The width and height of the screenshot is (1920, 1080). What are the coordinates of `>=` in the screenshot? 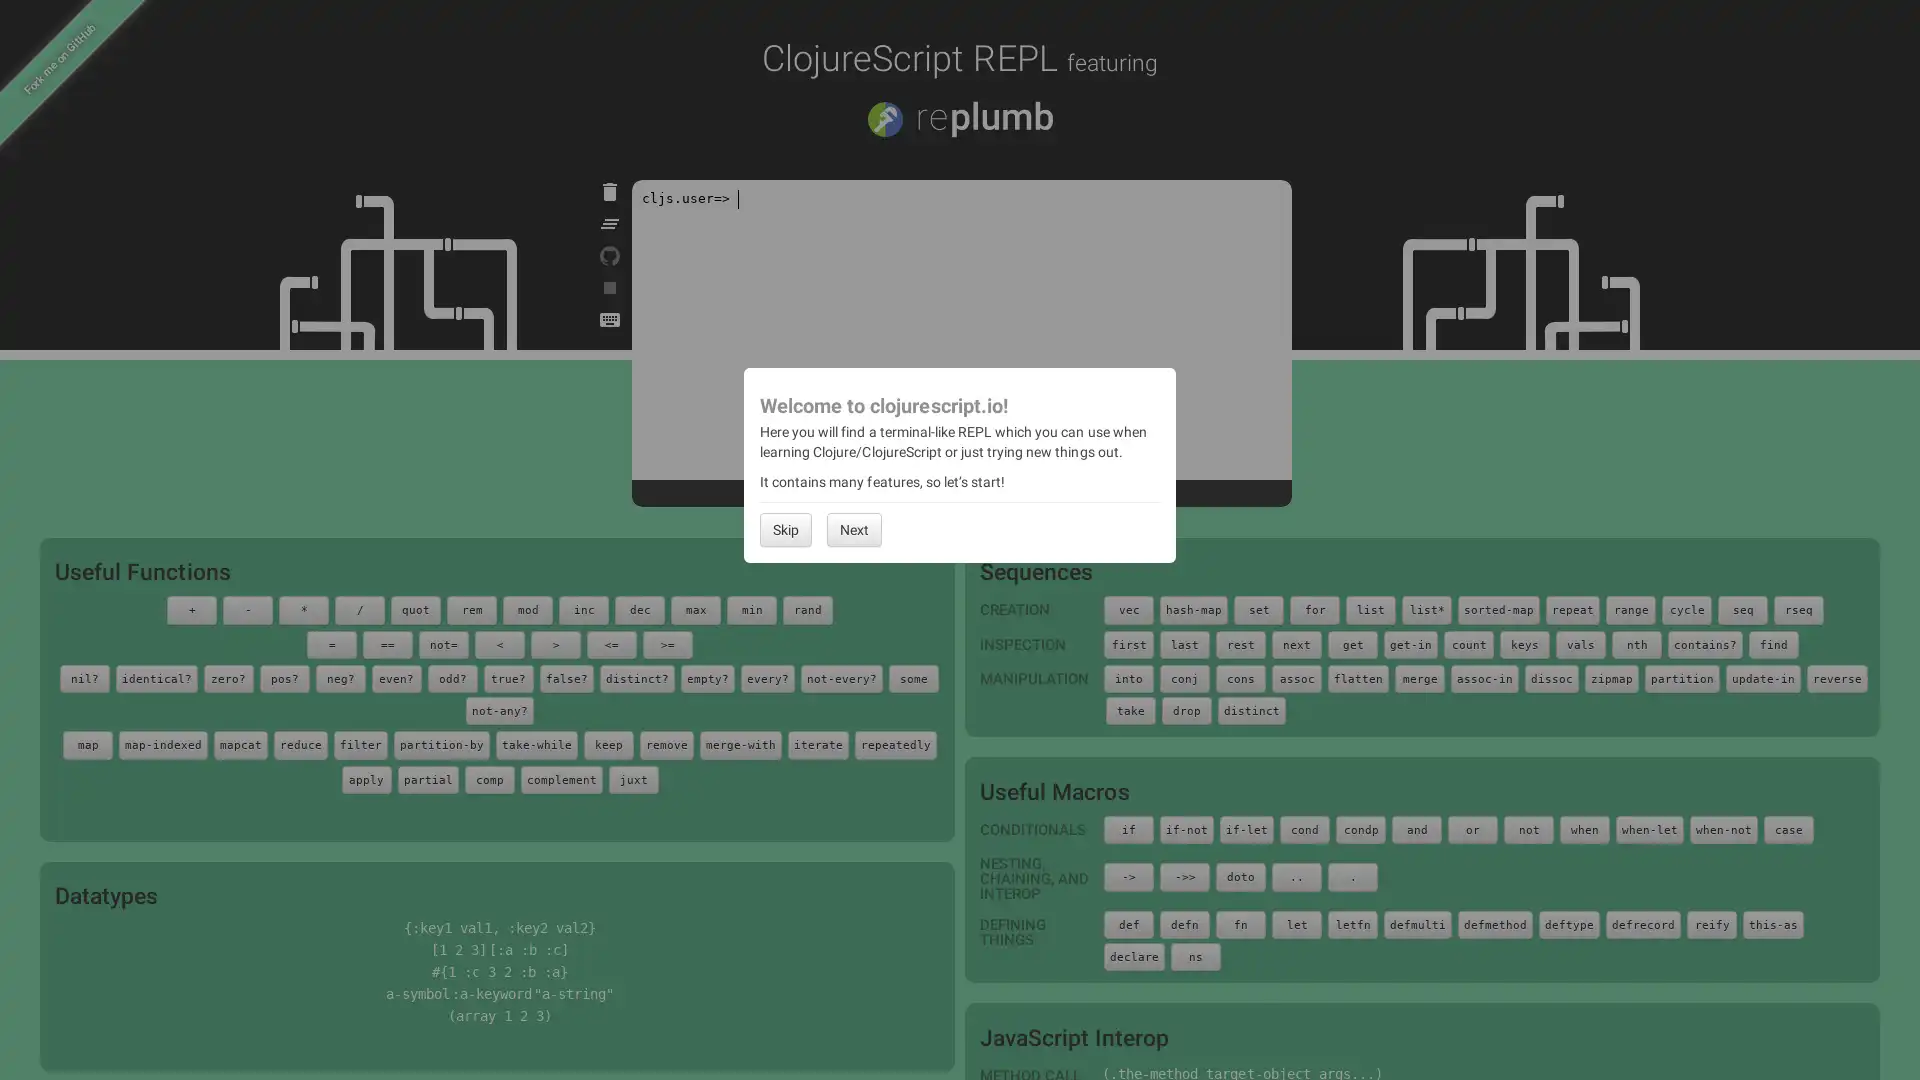 It's located at (667, 644).